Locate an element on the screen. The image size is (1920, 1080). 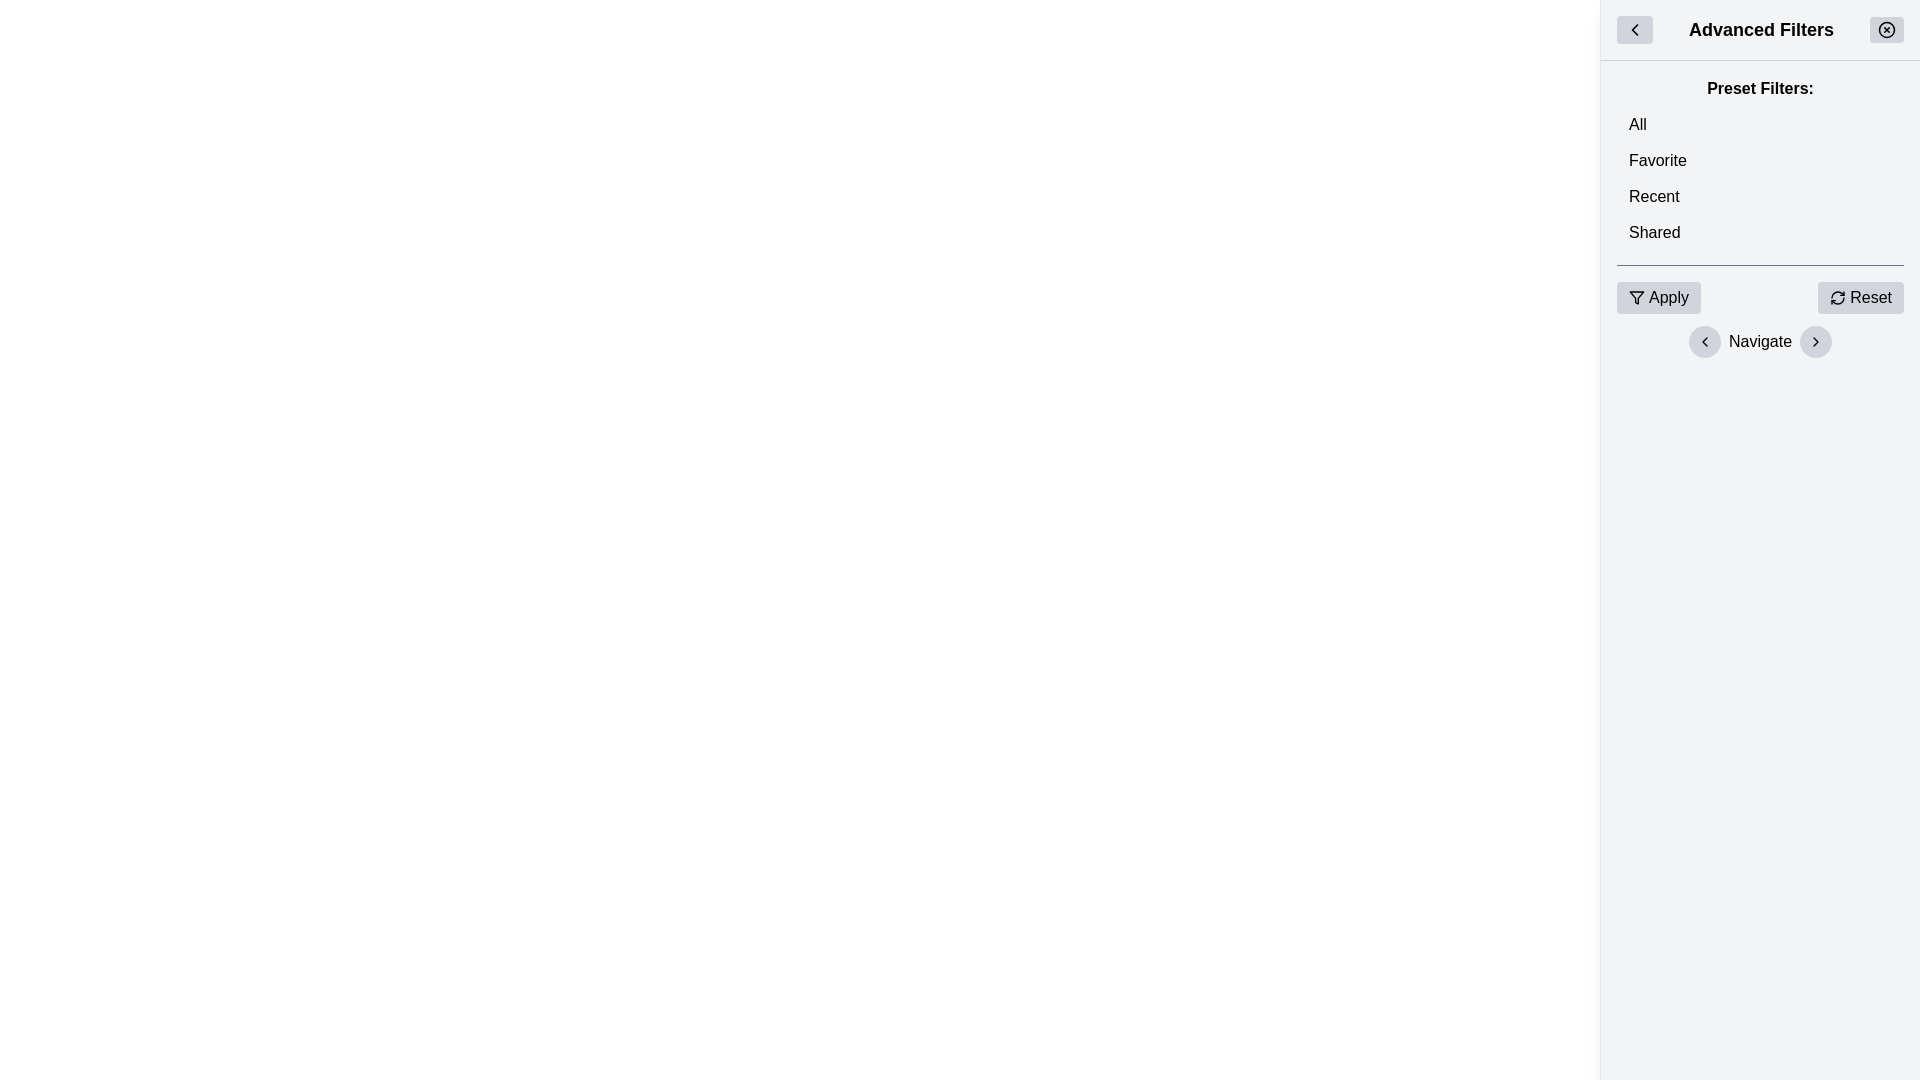
the leftward chevron icon within the button located at the top-left corner of the sidebar labeled 'Advanced Filters' is located at coordinates (1635, 30).